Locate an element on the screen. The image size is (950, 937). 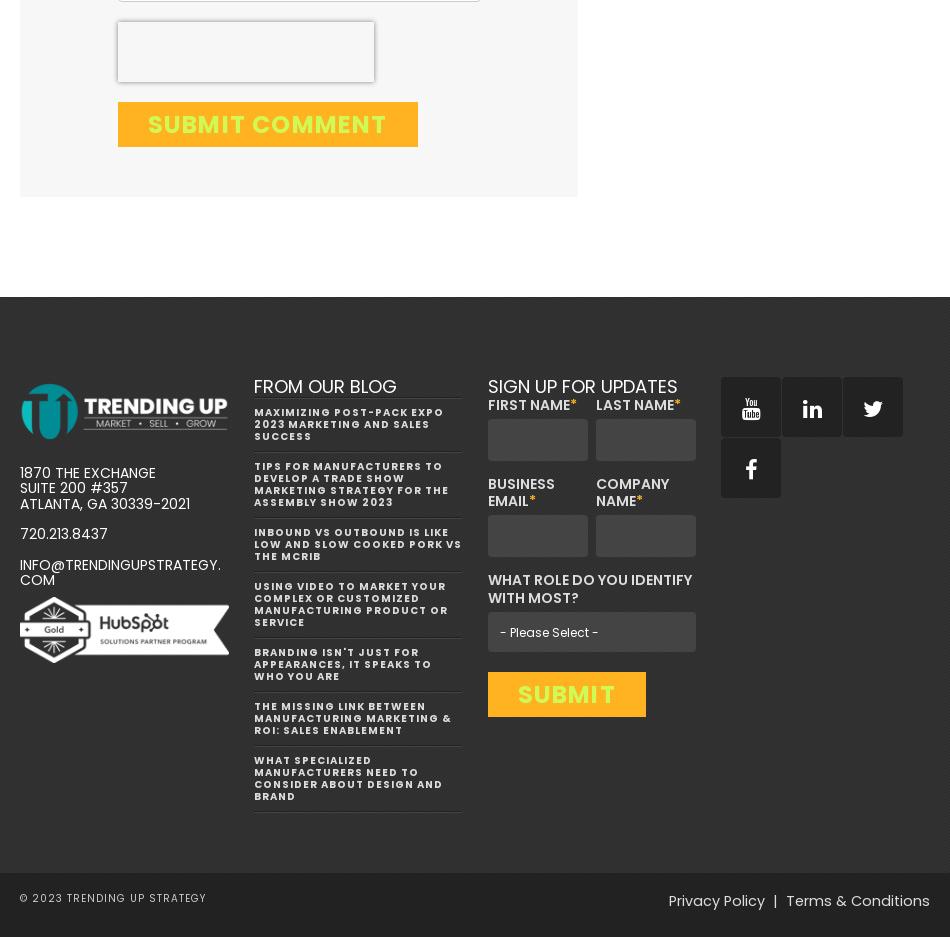
'1870 The Exchange' is located at coordinates (87, 472).